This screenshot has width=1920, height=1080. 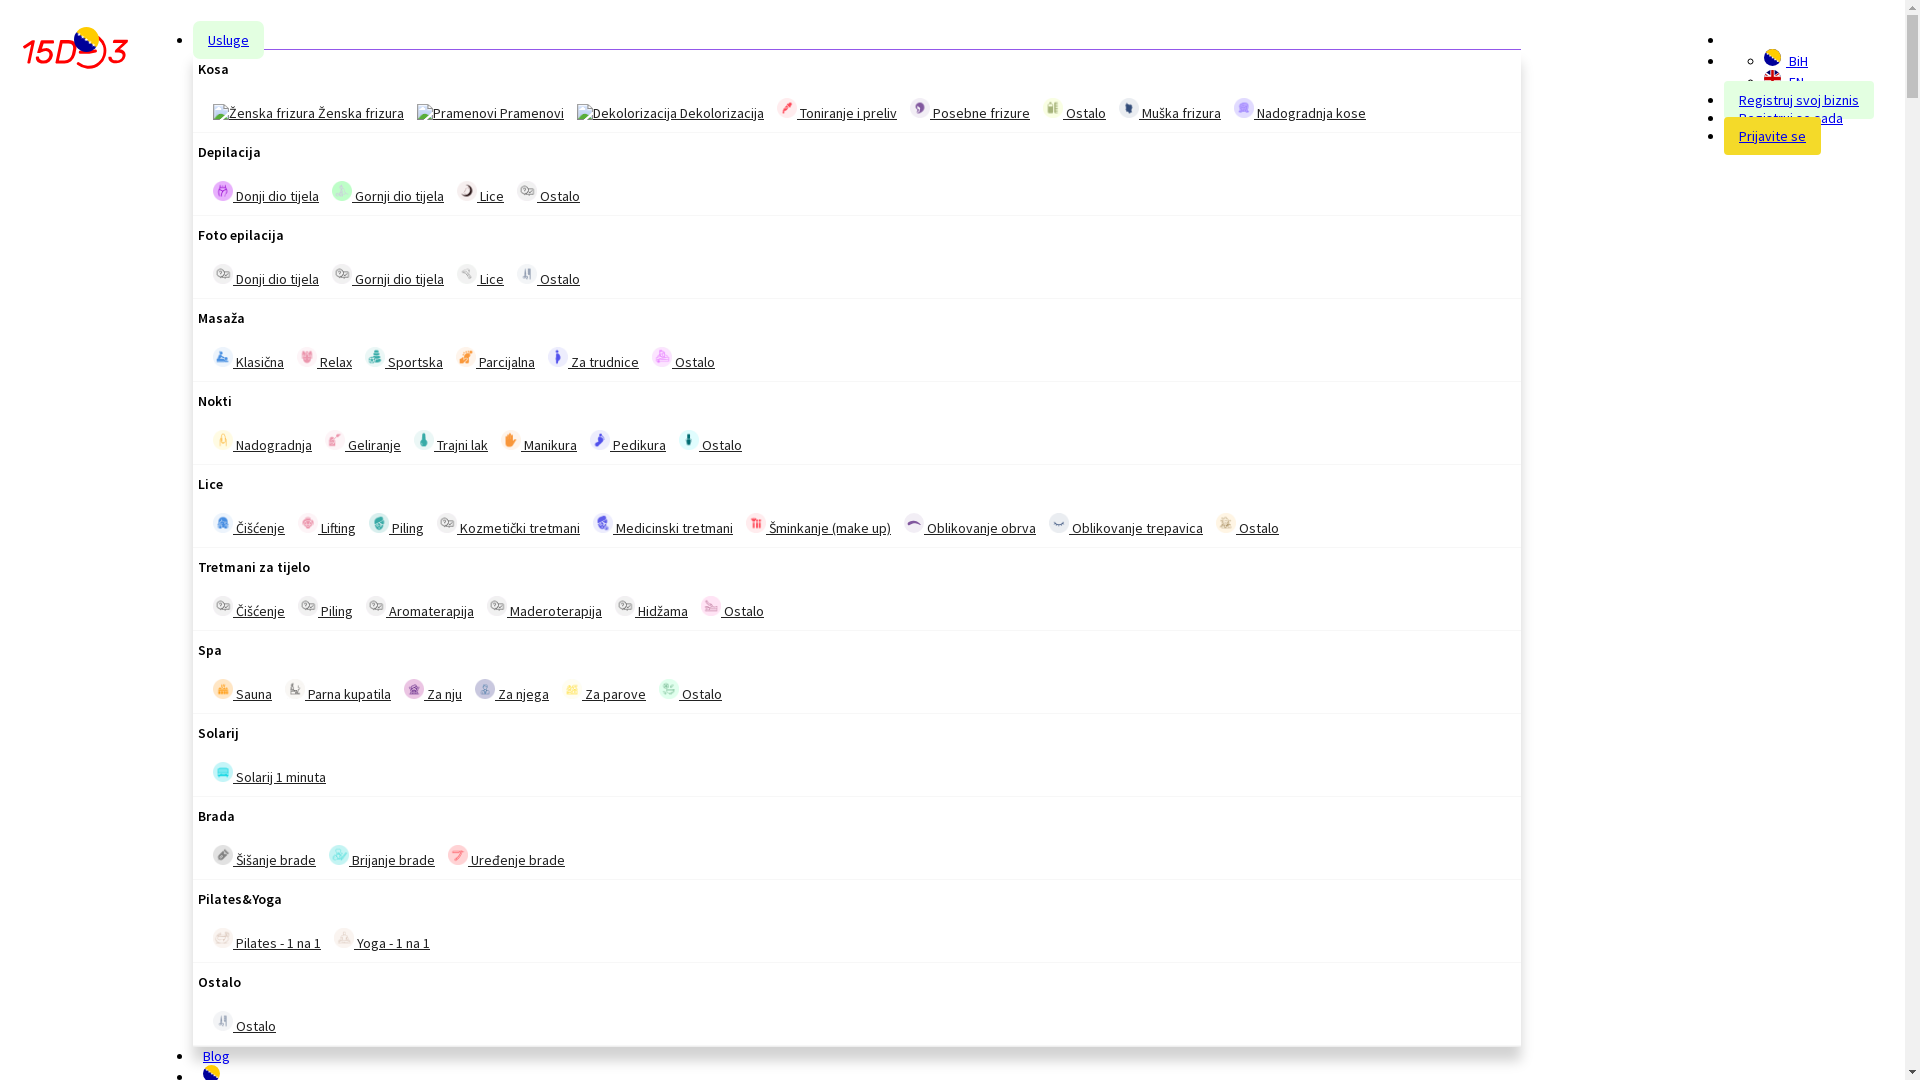 I want to click on 'Parcijalna', so click(x=495, y=357).